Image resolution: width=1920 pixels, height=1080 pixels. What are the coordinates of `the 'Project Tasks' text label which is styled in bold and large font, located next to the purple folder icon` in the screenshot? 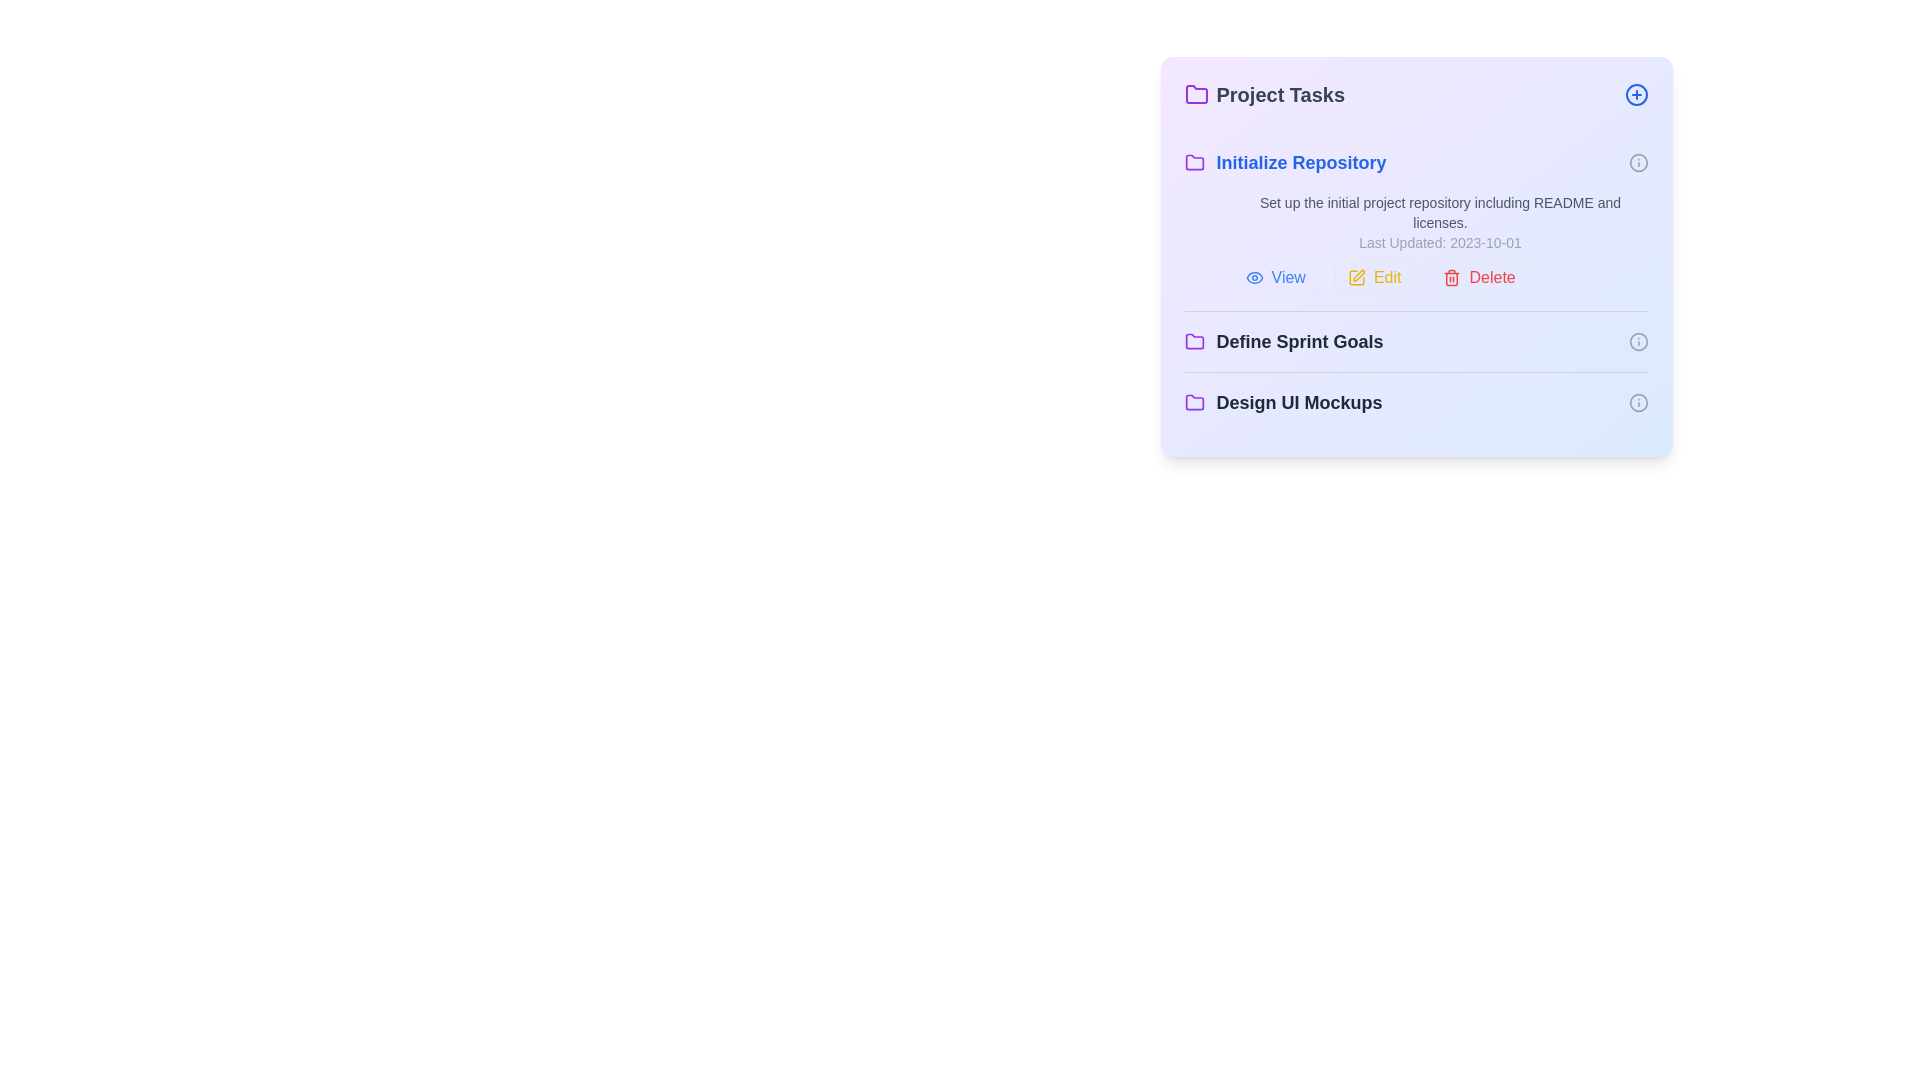 It's located at (1263, 95).